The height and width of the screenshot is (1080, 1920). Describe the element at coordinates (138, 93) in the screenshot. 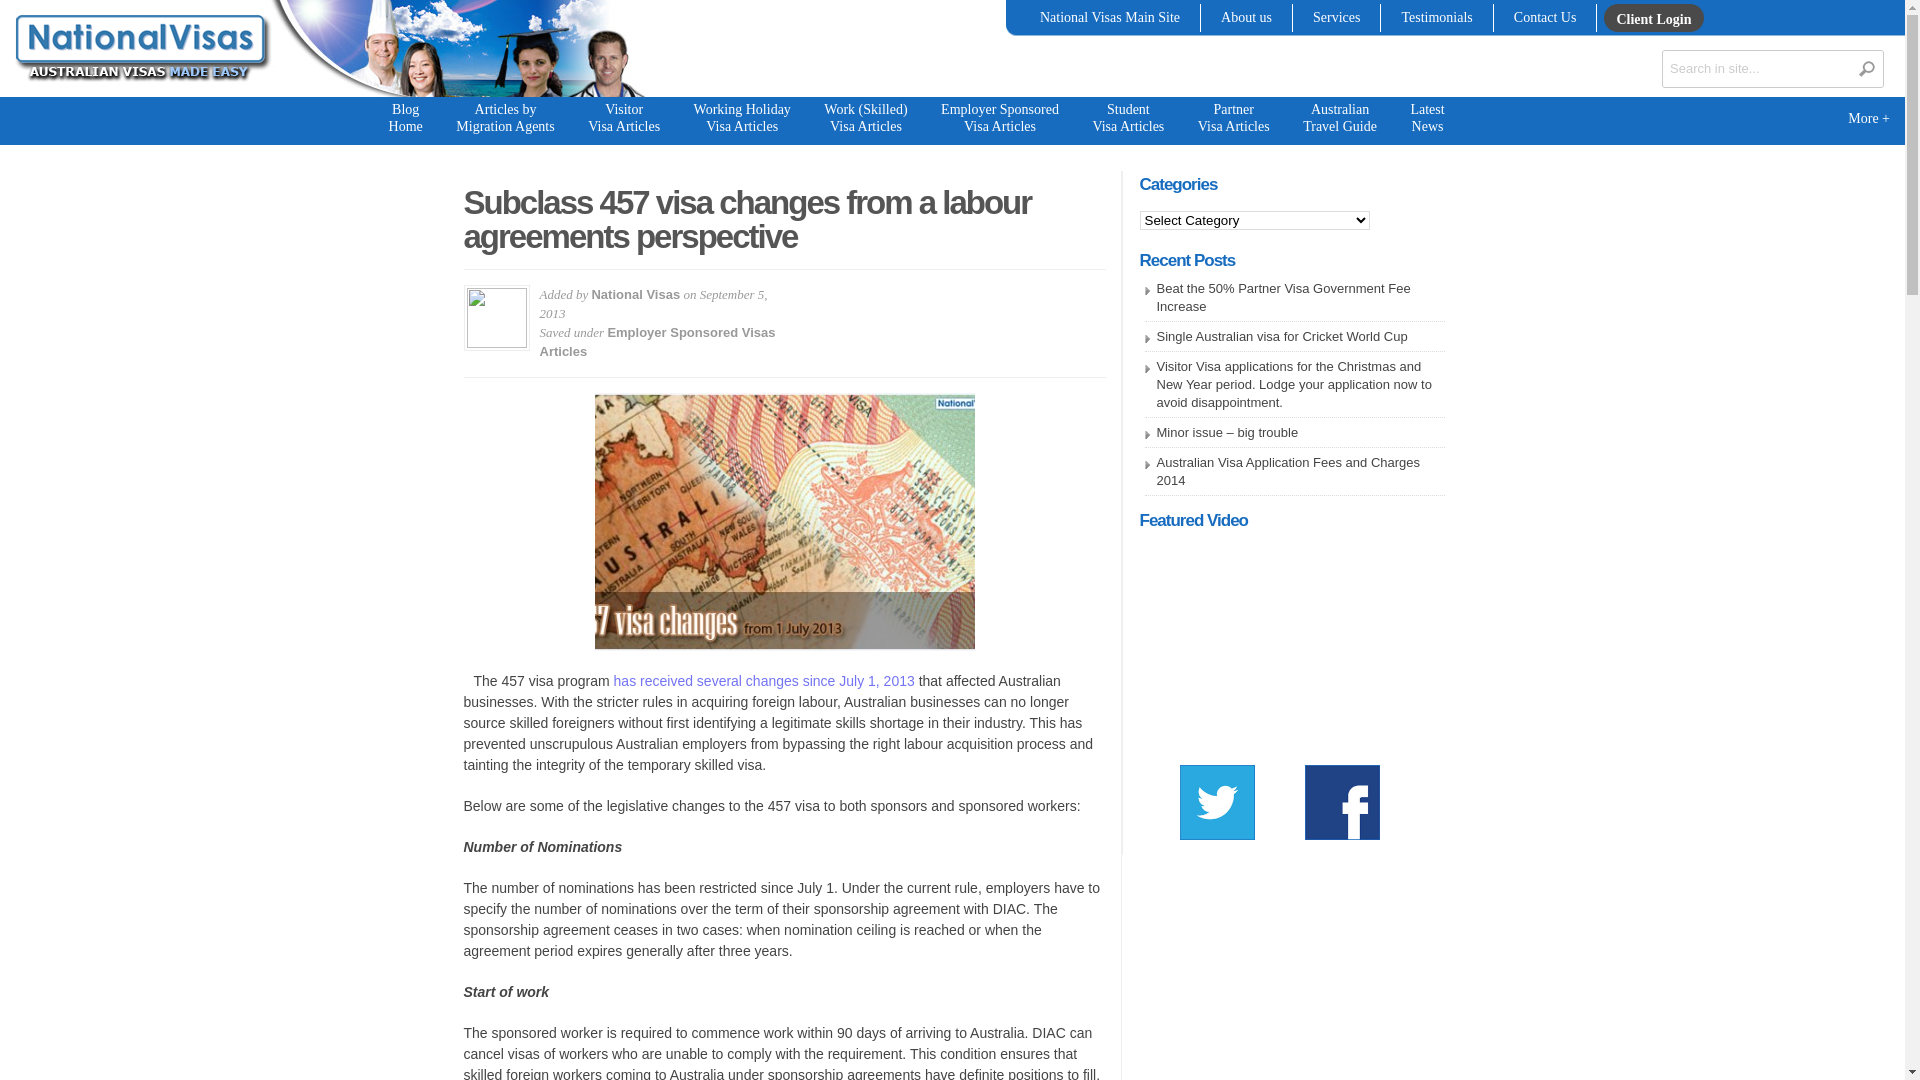

I see `'National Visas Official Blog'` at that location.